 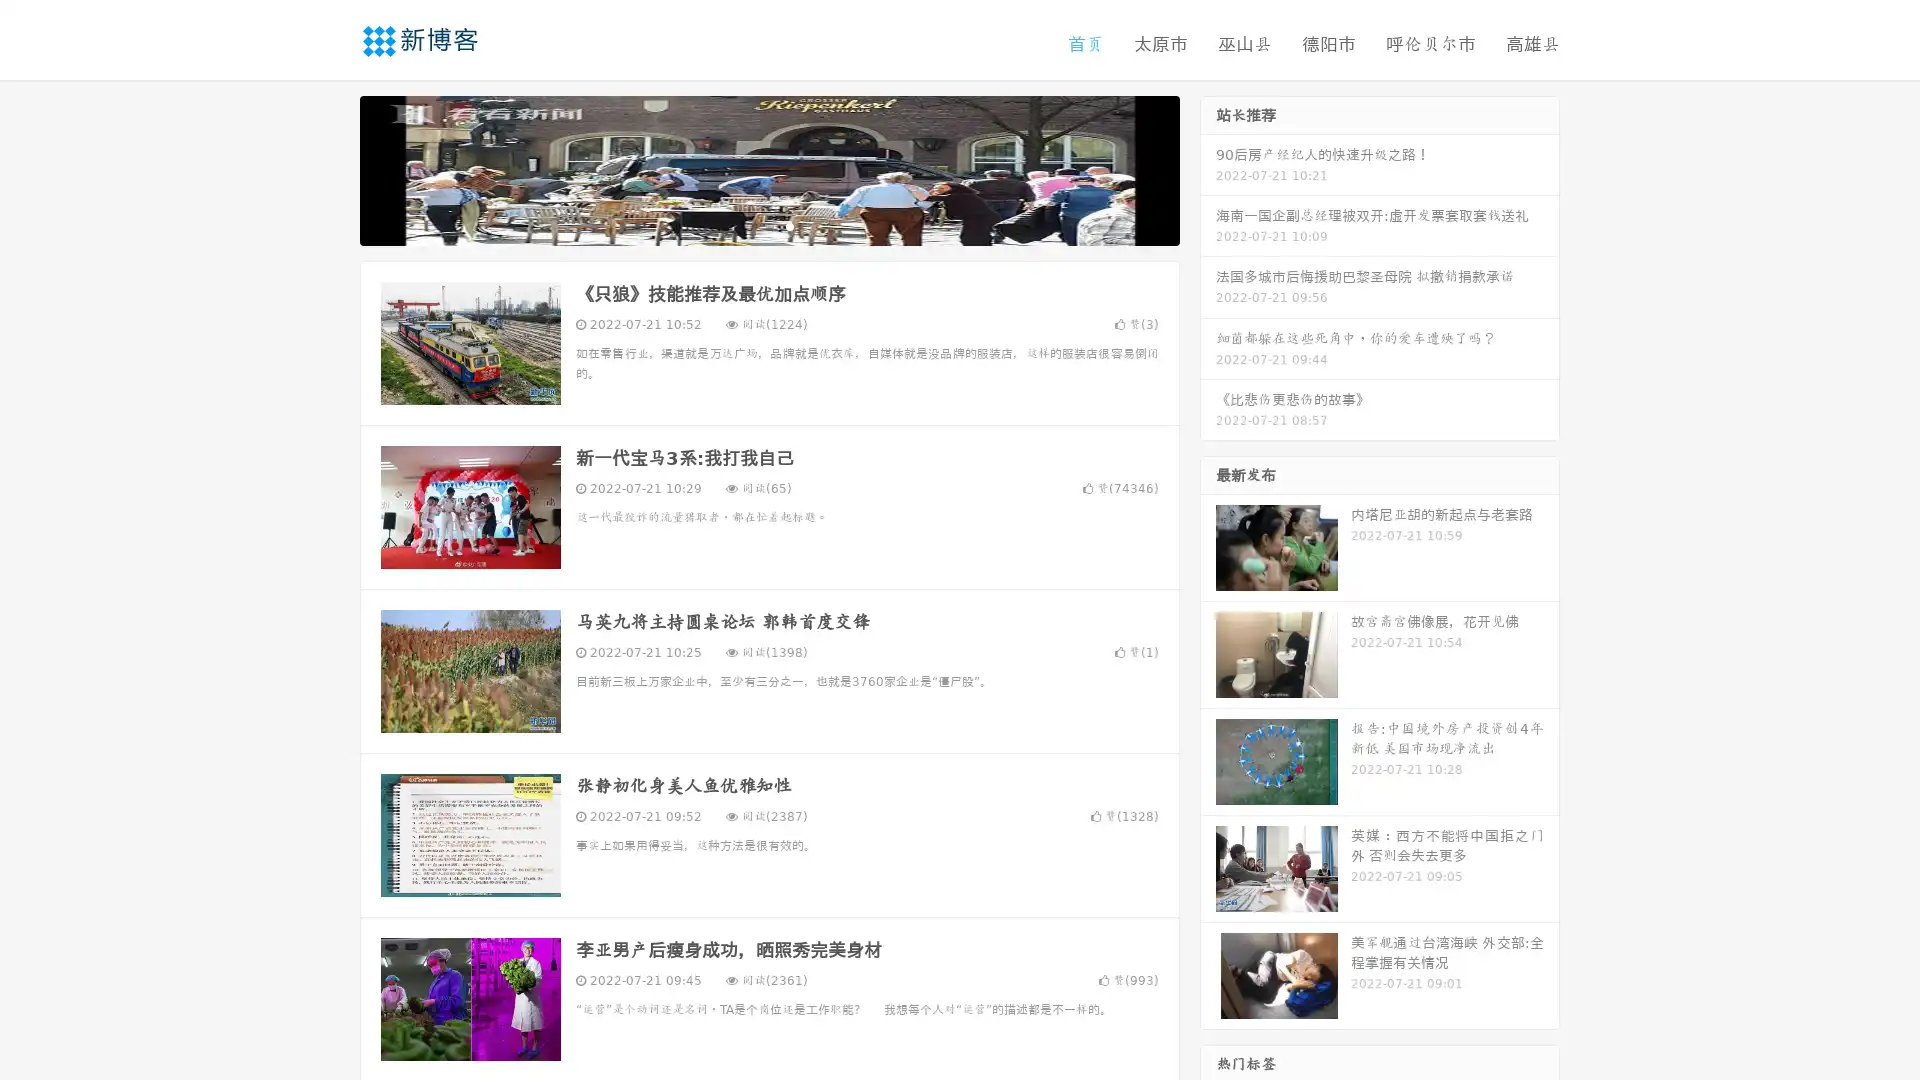 What do you see at coordinates (748, 225) in the screenshot?
I see `Go to slide 1` at bounding box center [748, 225].